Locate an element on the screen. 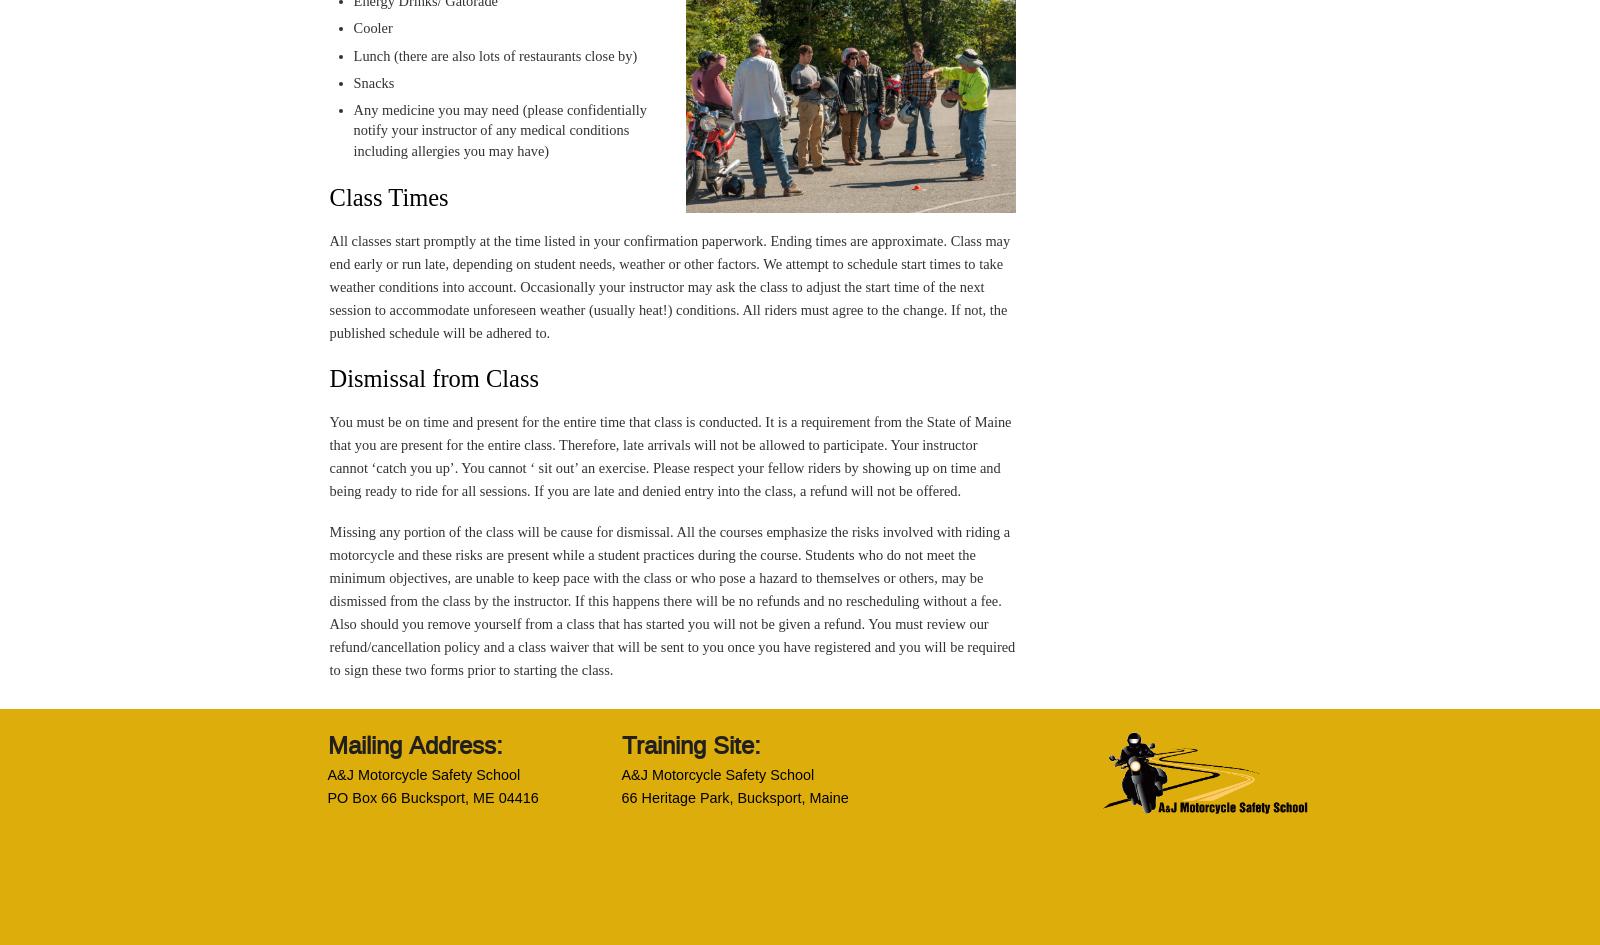  'You must be on time and present for the entire time that class is conducted. It is a requirement from the State of Maine that you are present for the entire class. Therefore, late arrivals will not be allowed to participate. Your instructor cannot ‘catch you up’. You cannot ‘ sit out’ an exercise. Please respect your fellow riders by showing up on time and being ready to ride for all sessions. If you are late and denied entry into the class, a refund will not be offered.' is located at coordinates (669, 456).